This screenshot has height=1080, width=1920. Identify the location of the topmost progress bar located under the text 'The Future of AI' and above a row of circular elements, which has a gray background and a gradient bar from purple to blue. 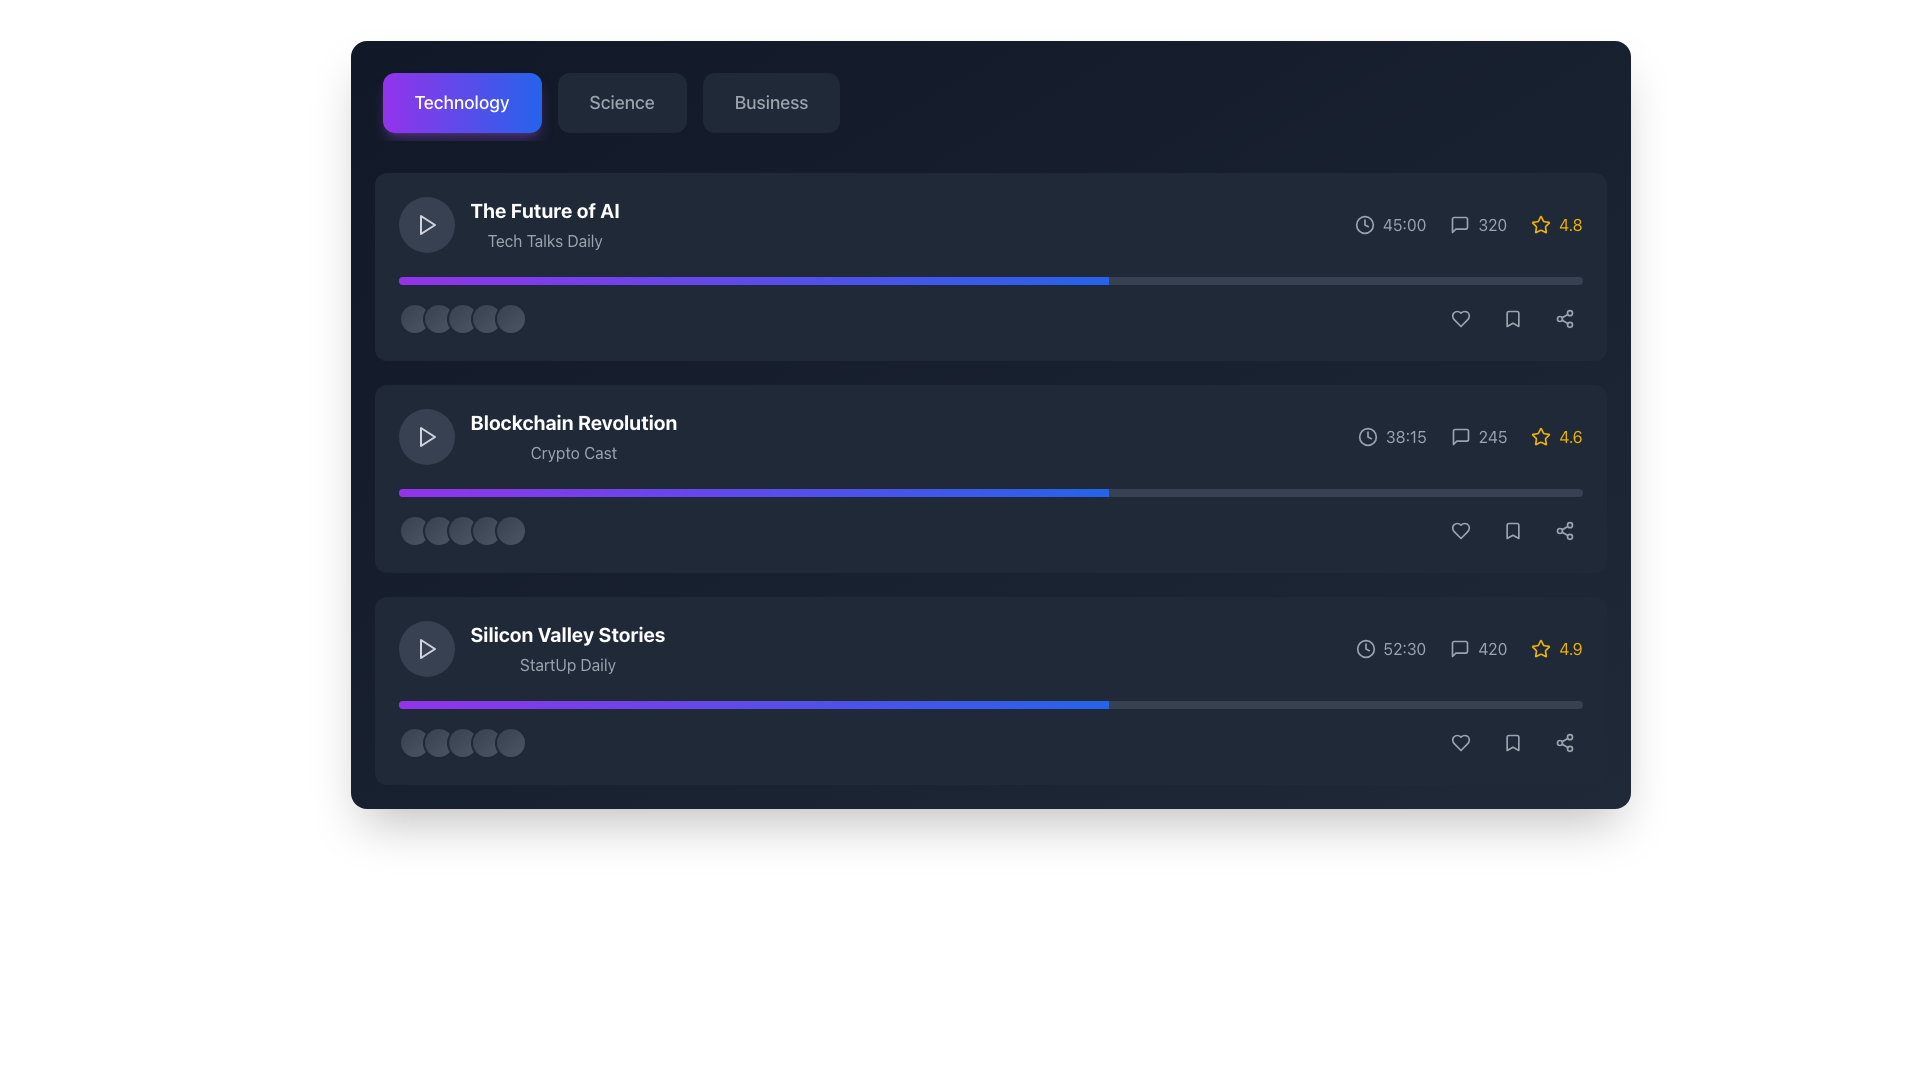
(990, 281).